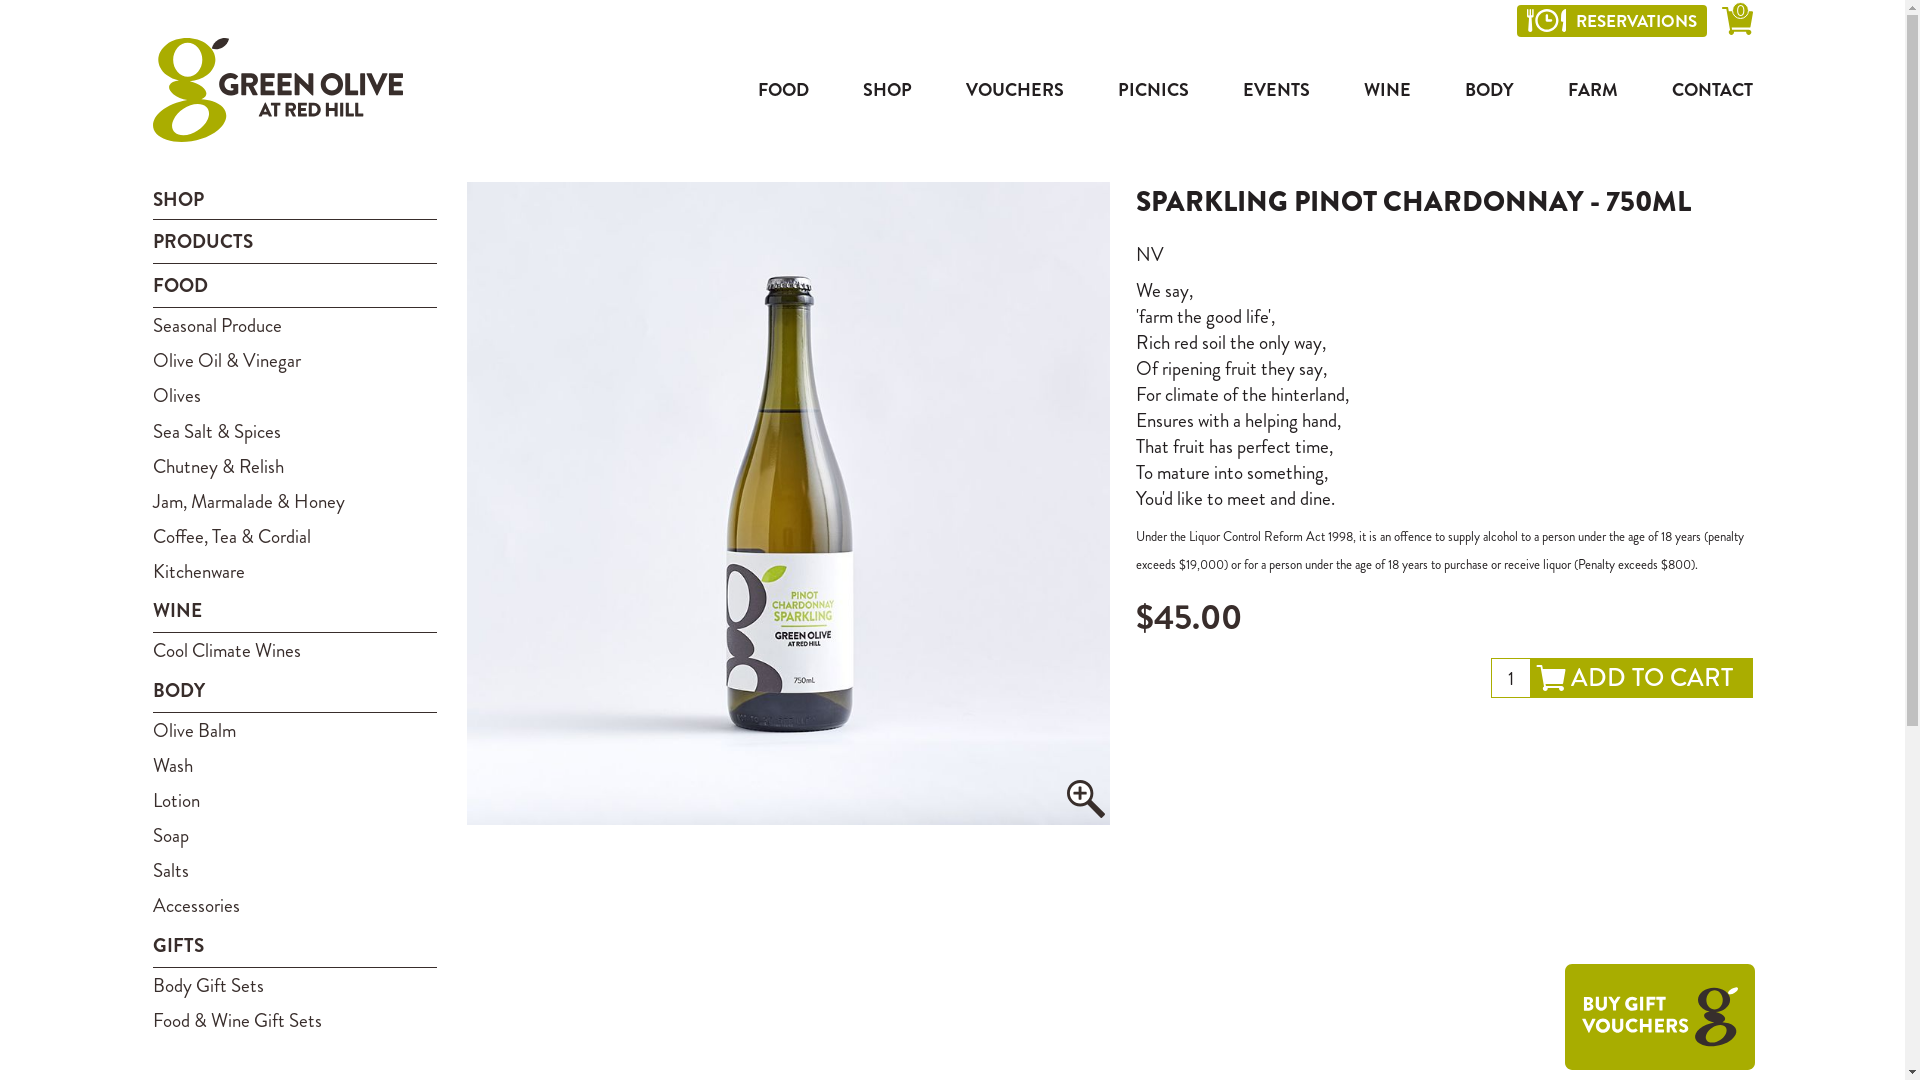  Describe the element at coordinates (1489, 677) in the screenshot. I see `'Qty'` at that location.